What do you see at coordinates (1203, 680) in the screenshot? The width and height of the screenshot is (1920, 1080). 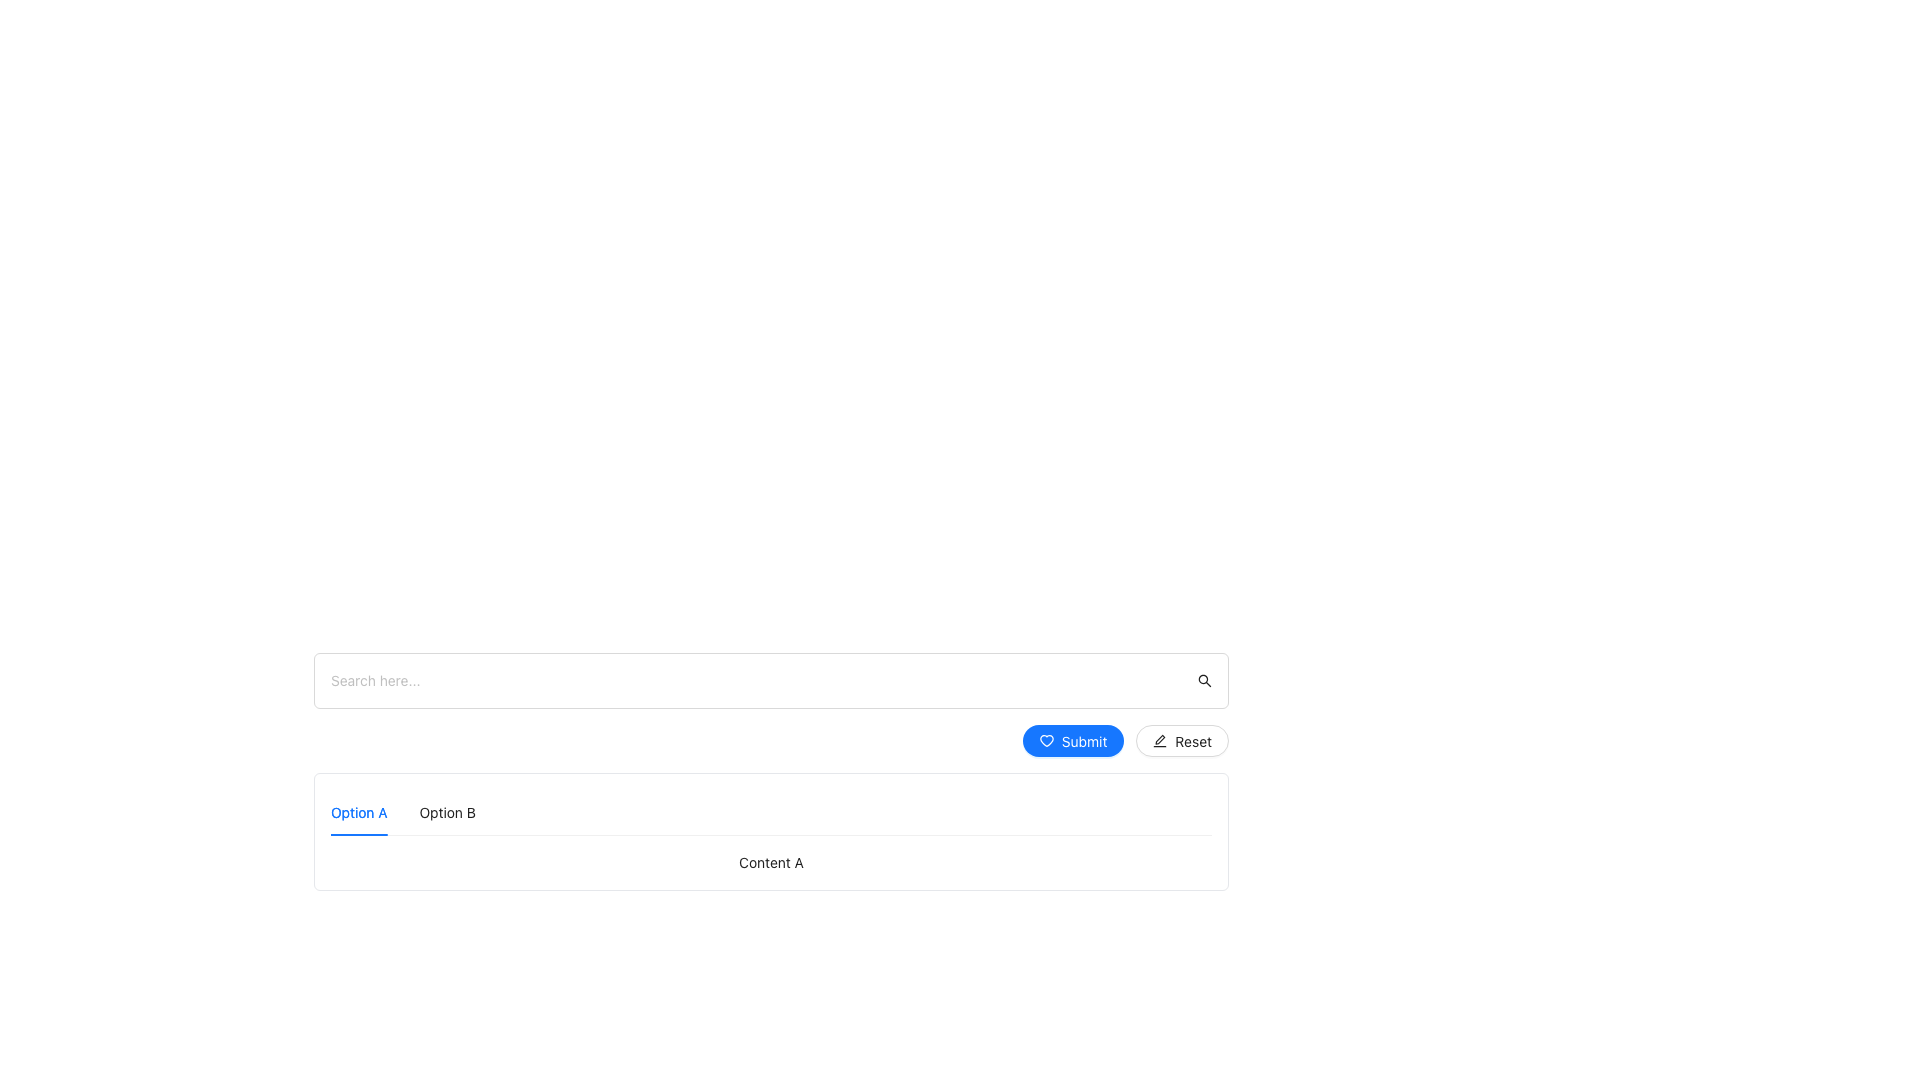 I see `the magnifying glass icon located at the top-right section of the search bar, adjacent to the user input field` at bounding box center [1203, 680].